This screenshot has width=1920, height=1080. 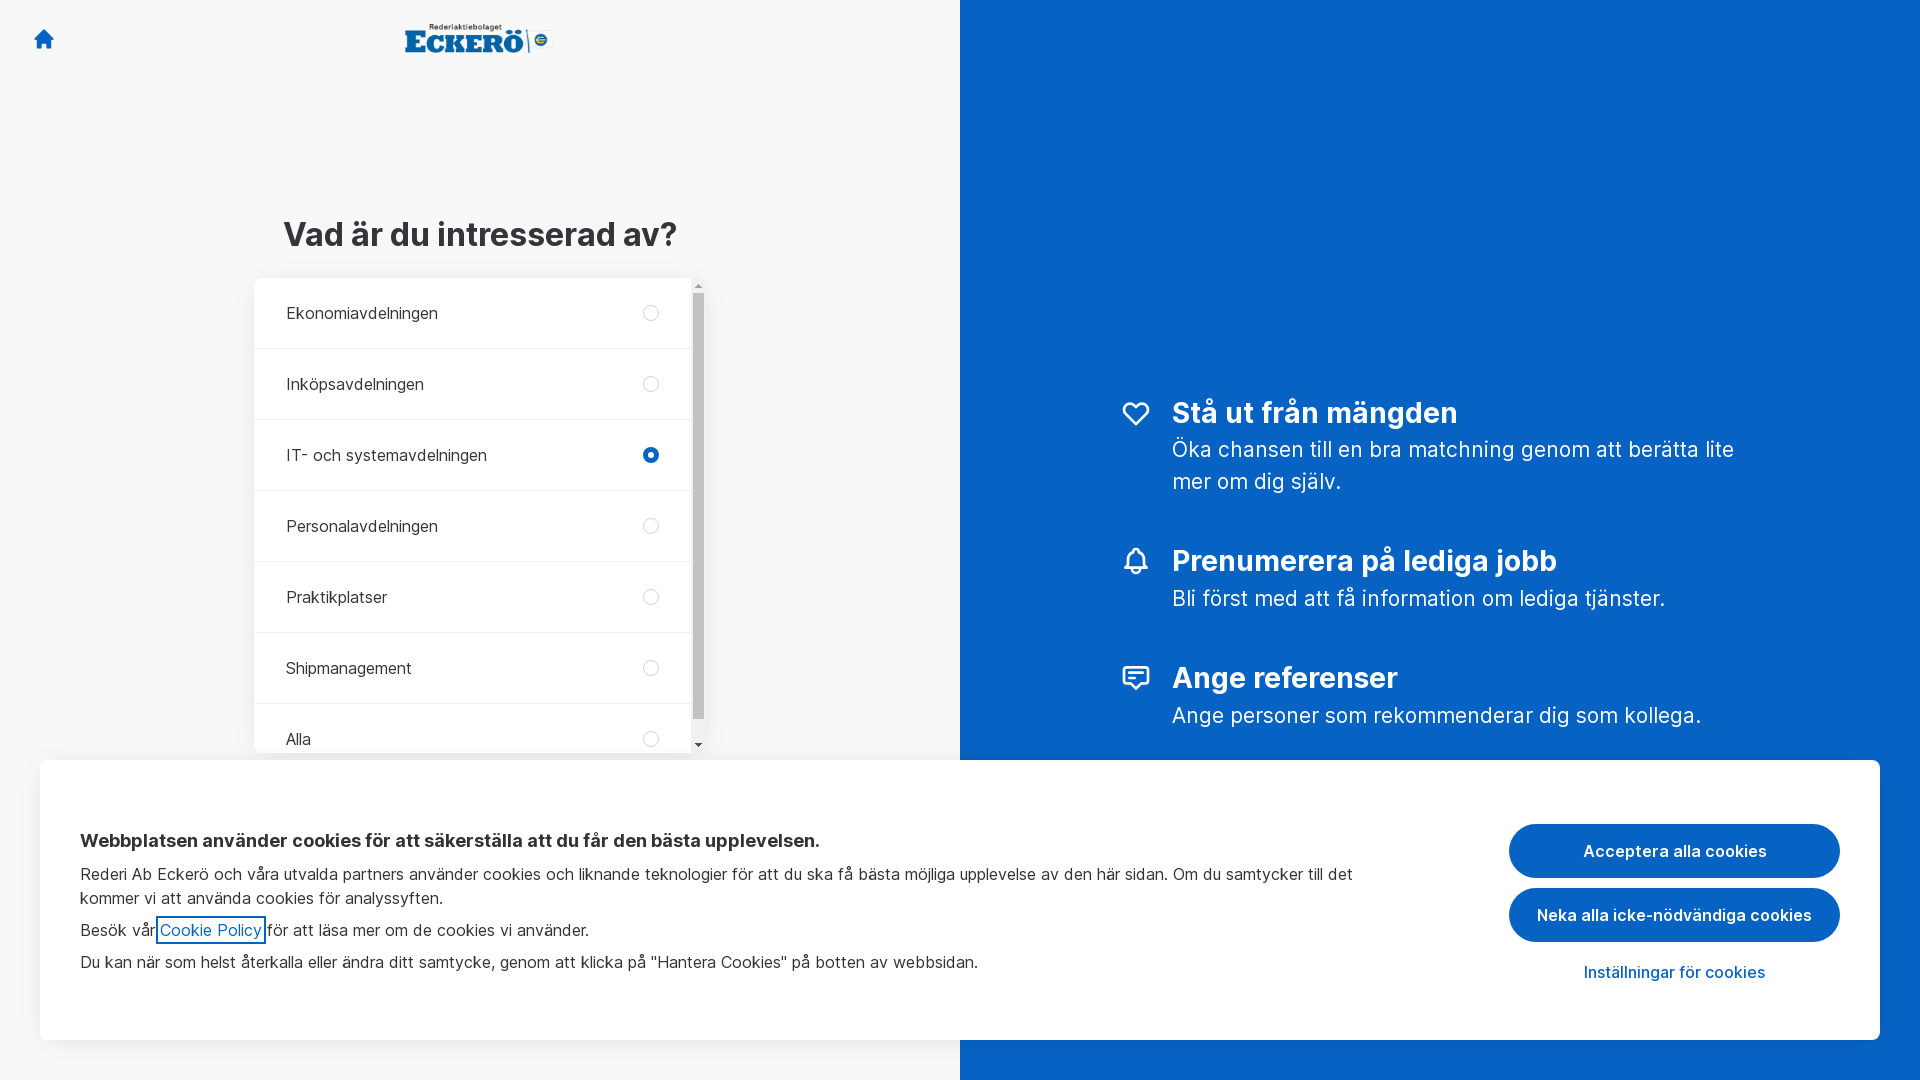 What do you see at coordinates (211, 929) in the screenshot?
I see `'Cookie Policy'` at bounding box center [211, 929].